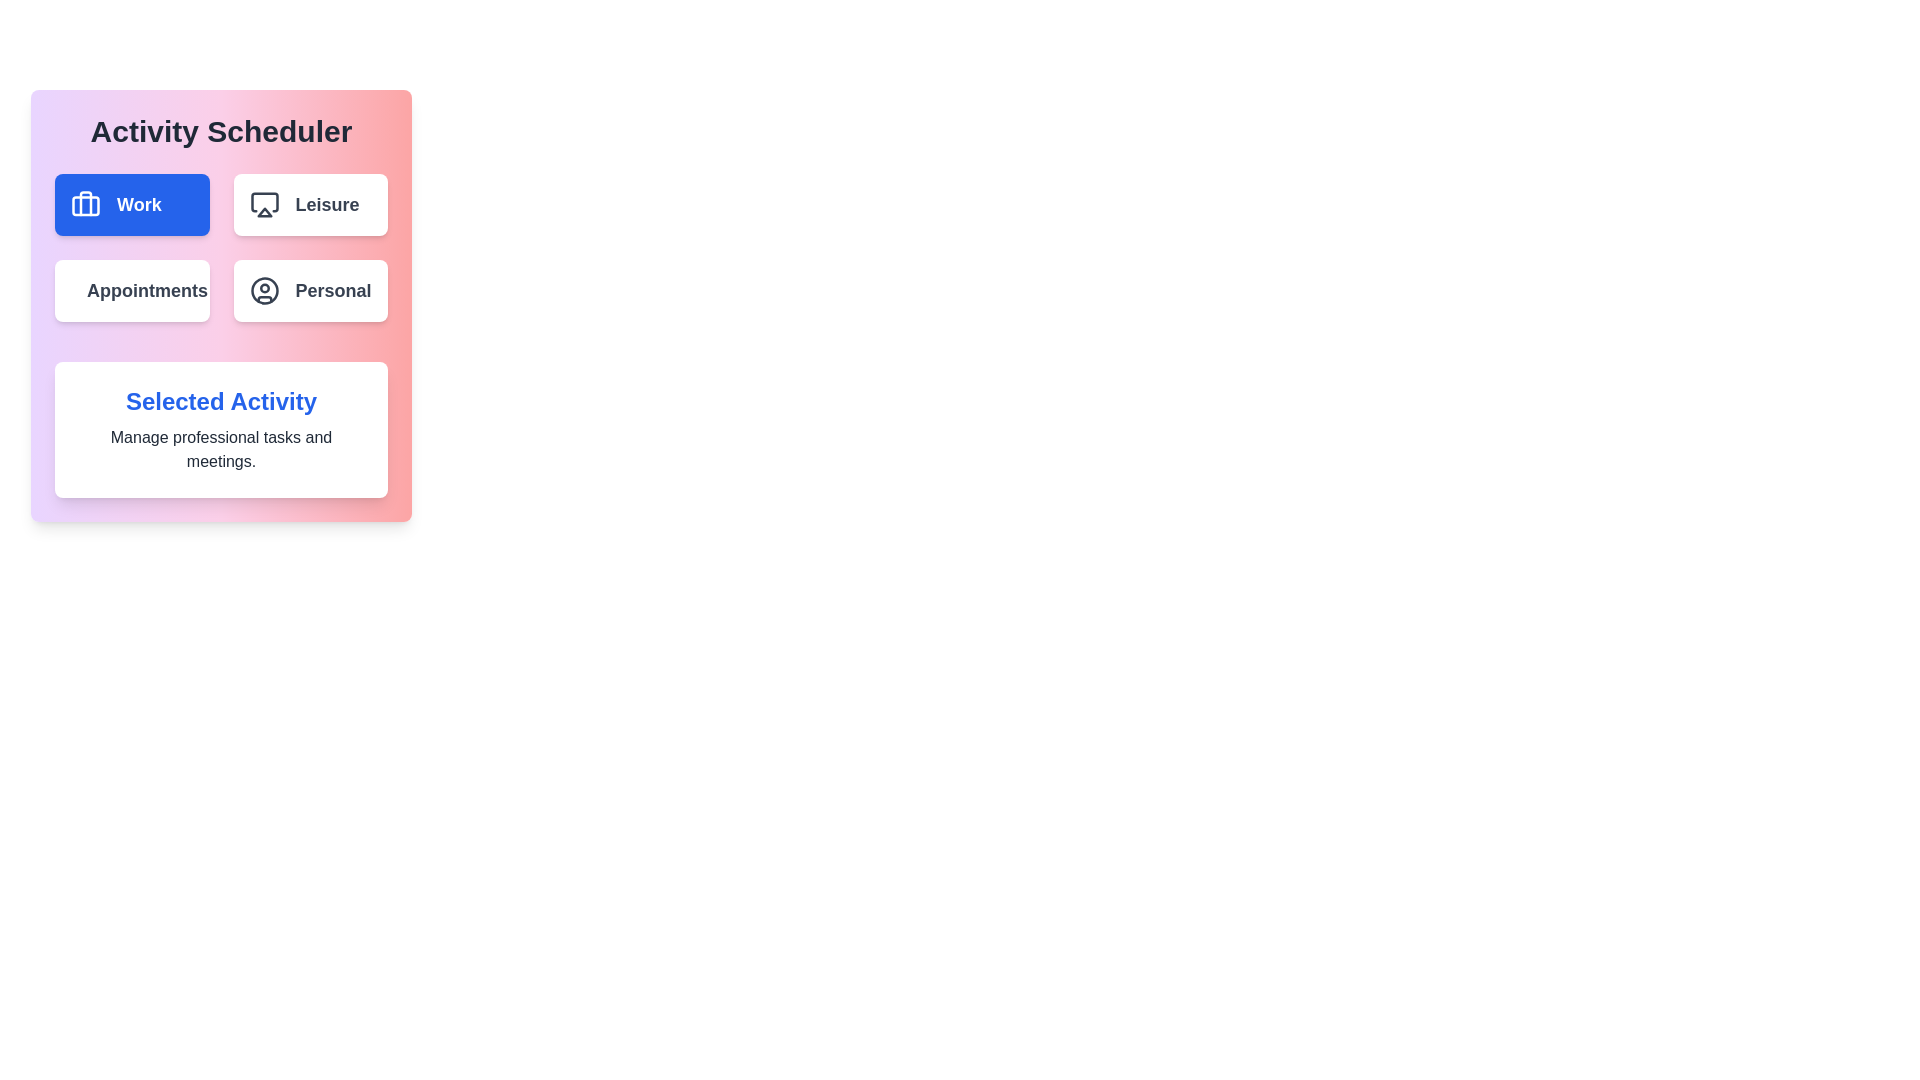 The width and height of the screenshot is (1920, 1080). What do you see at coordinates (138, 204) in the screenshot?
I see `the text label indicating the 'Work' category, which is located to the right of the briefcase icon in the top-left quadrant of the interface` at bounding box center [138, 204].